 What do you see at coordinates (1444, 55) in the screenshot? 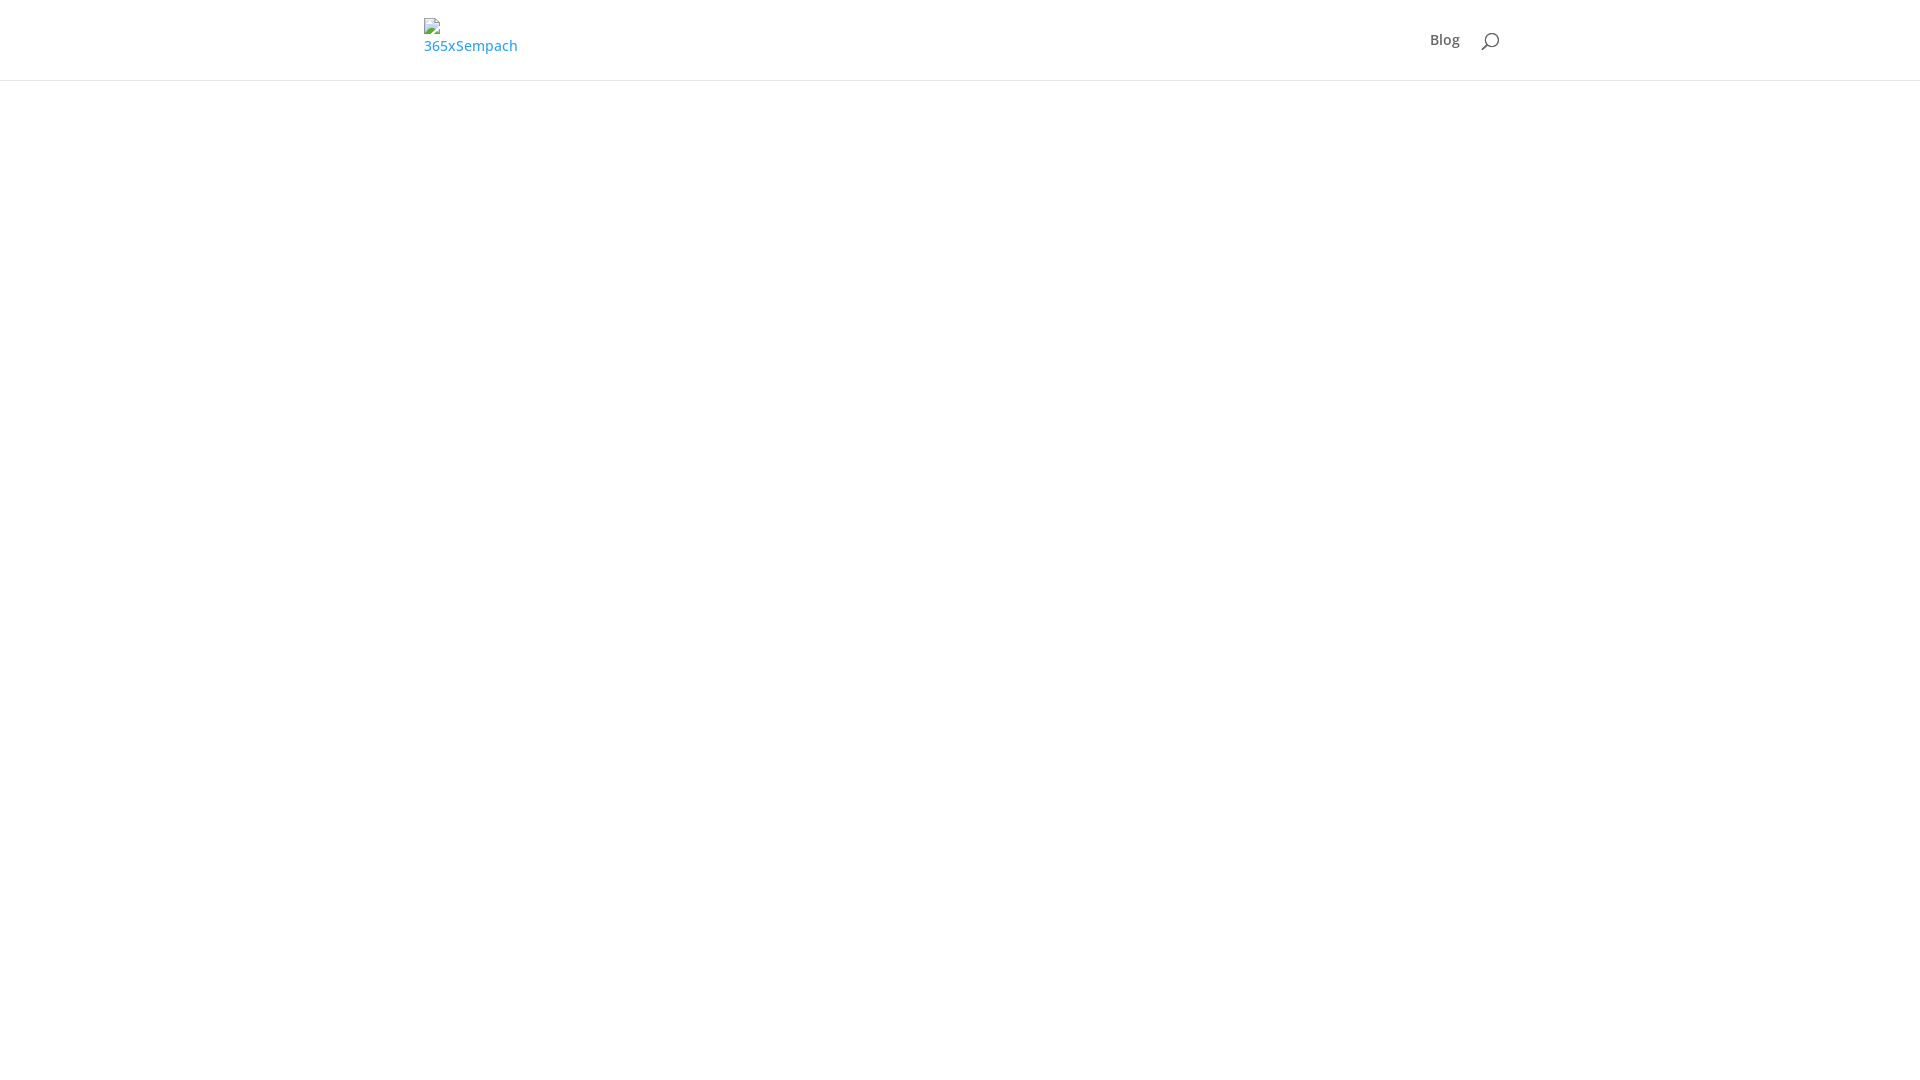
I see `'Blog'` at bounding box center [1444, 55].